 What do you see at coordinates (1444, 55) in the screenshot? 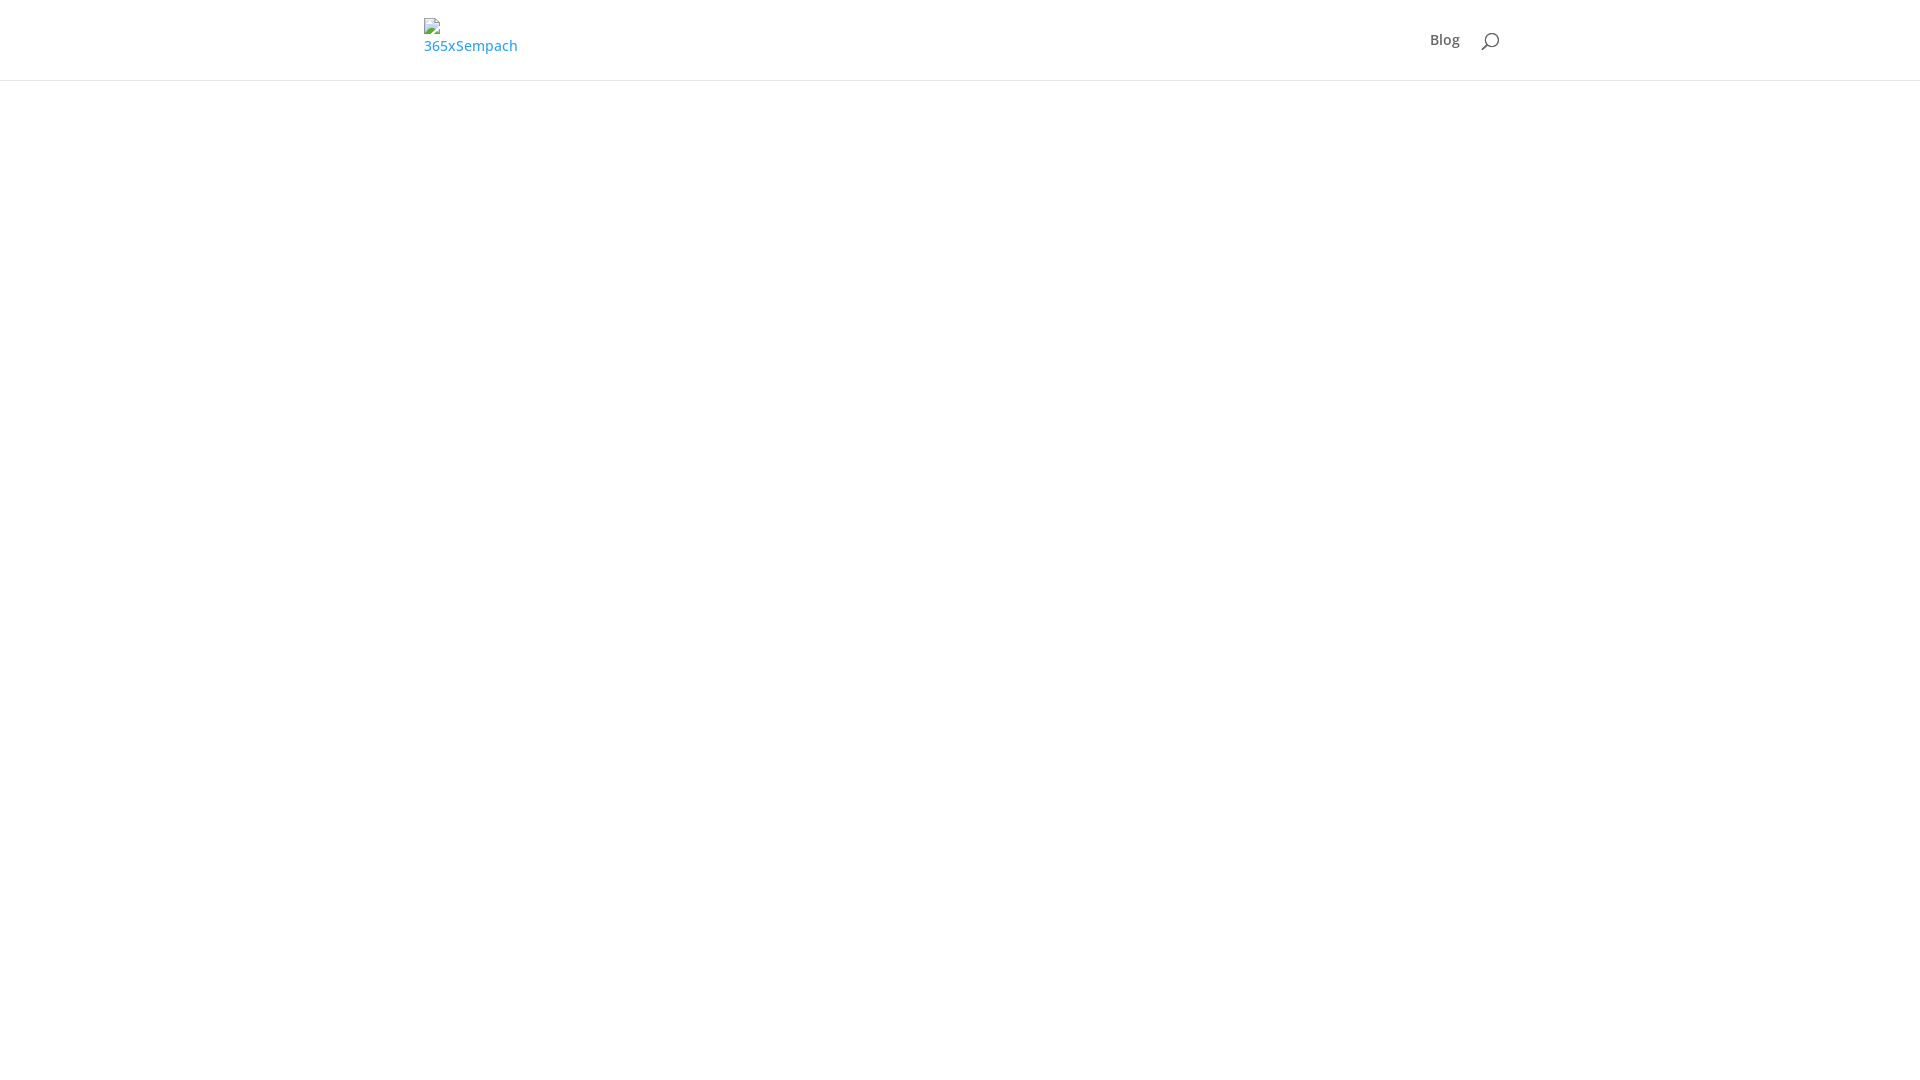
I see `'Blog'` at bounding box center [1444, 55].